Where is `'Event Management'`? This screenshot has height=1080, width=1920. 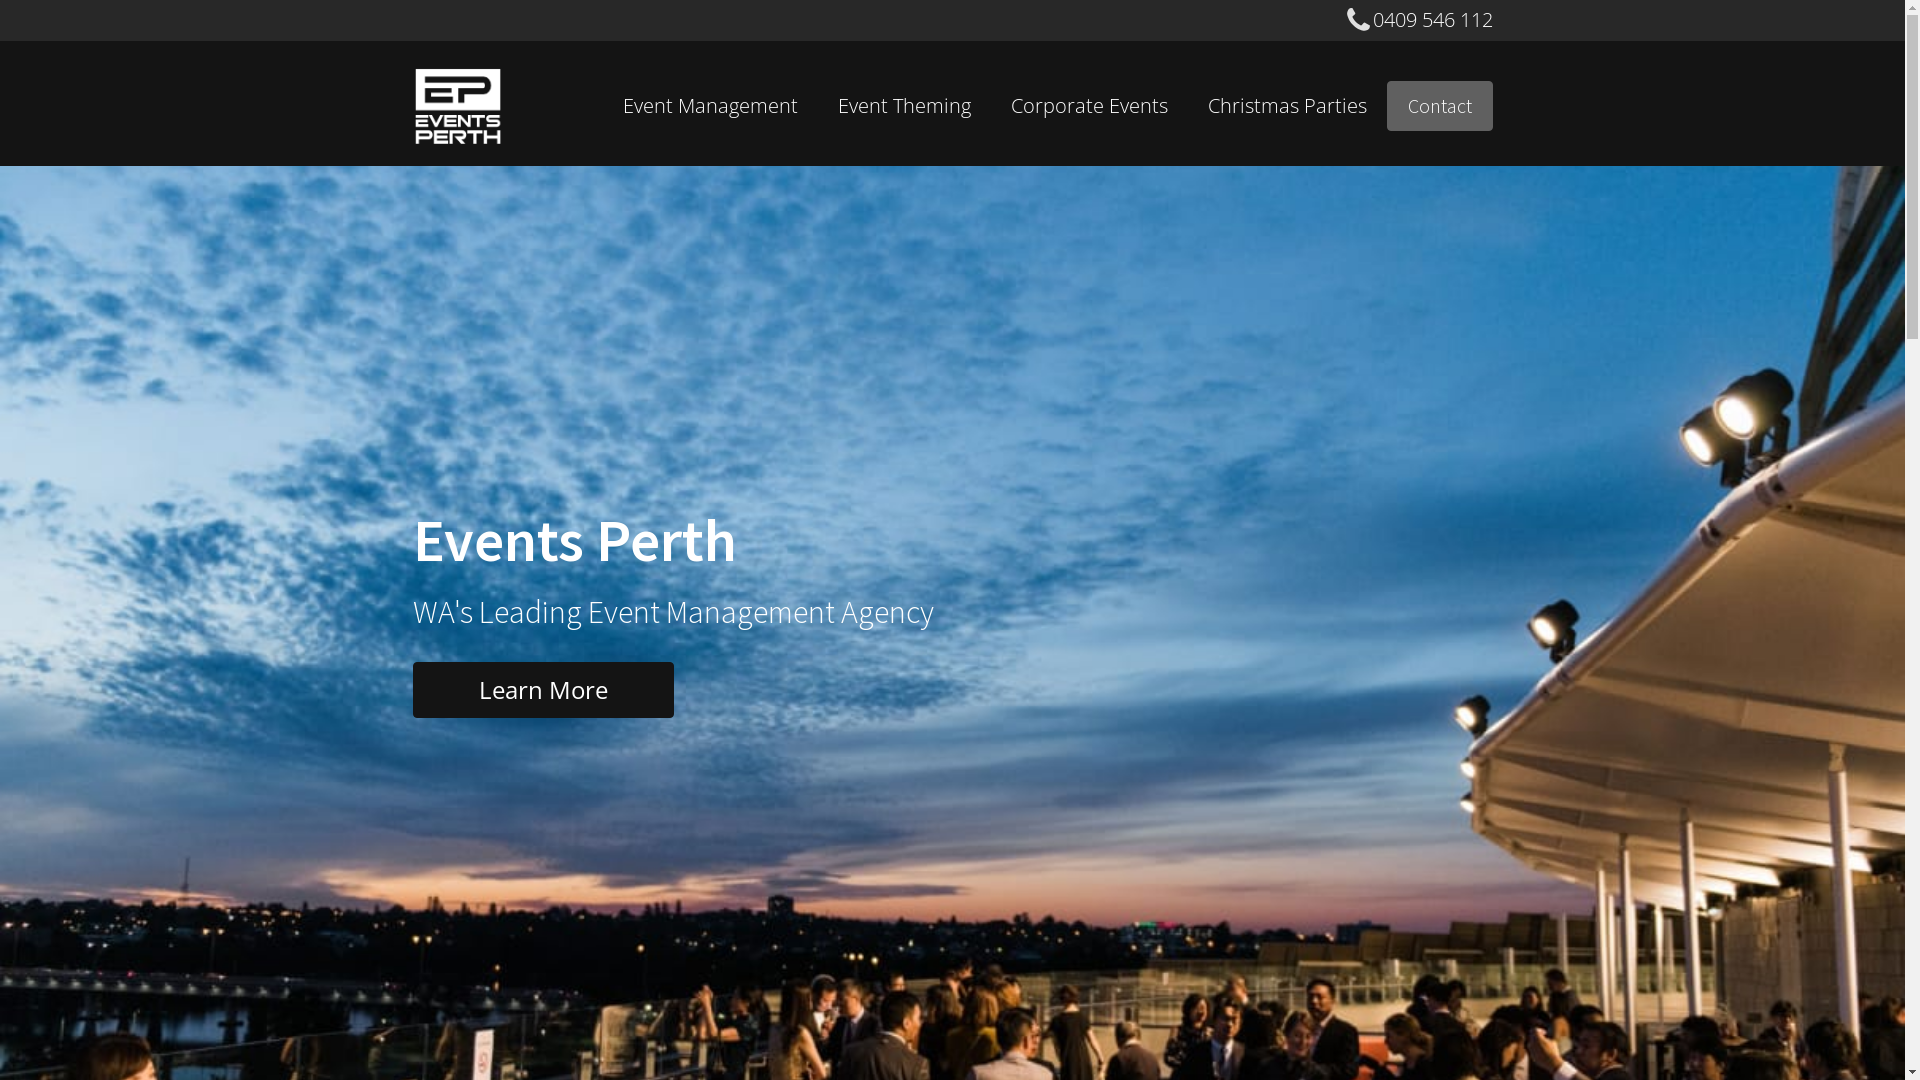
'Event Management' is located at coordinates (600, 105).